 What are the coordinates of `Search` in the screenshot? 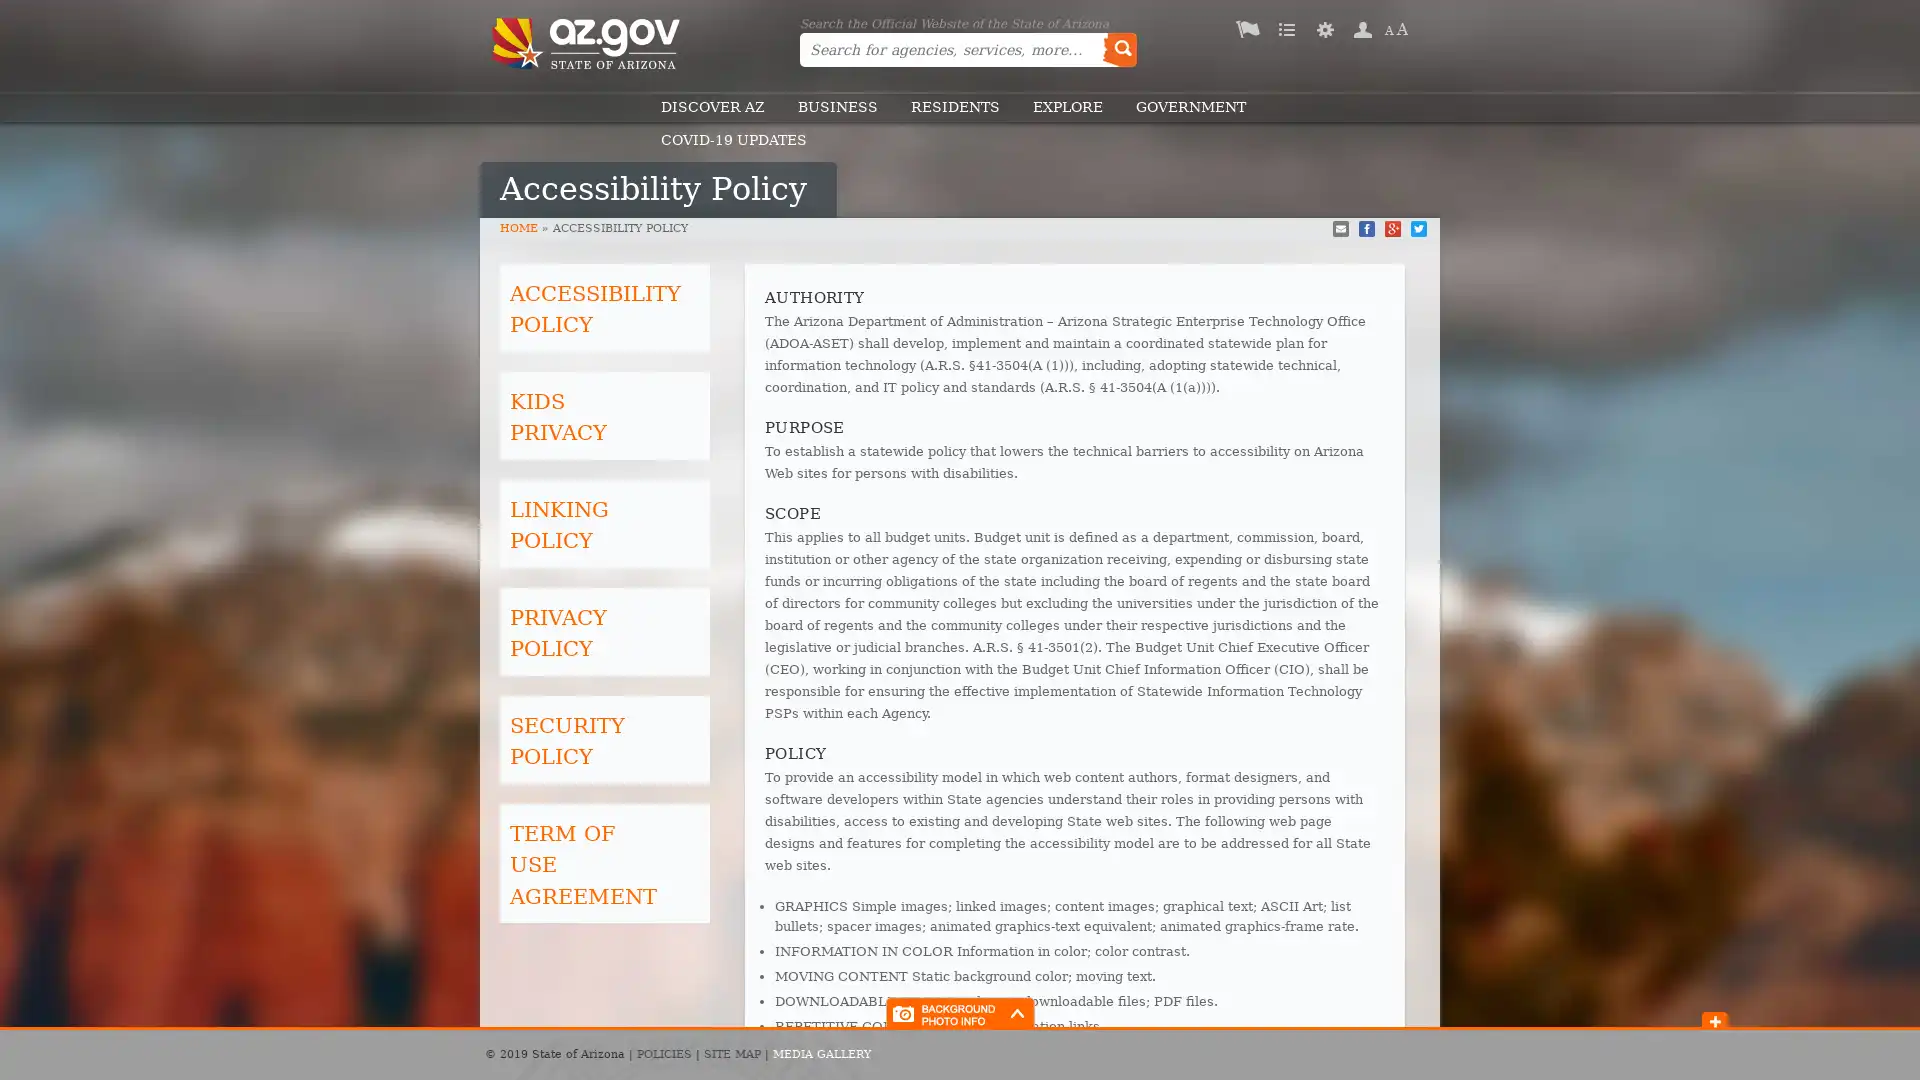 It's located at (1118, 49).